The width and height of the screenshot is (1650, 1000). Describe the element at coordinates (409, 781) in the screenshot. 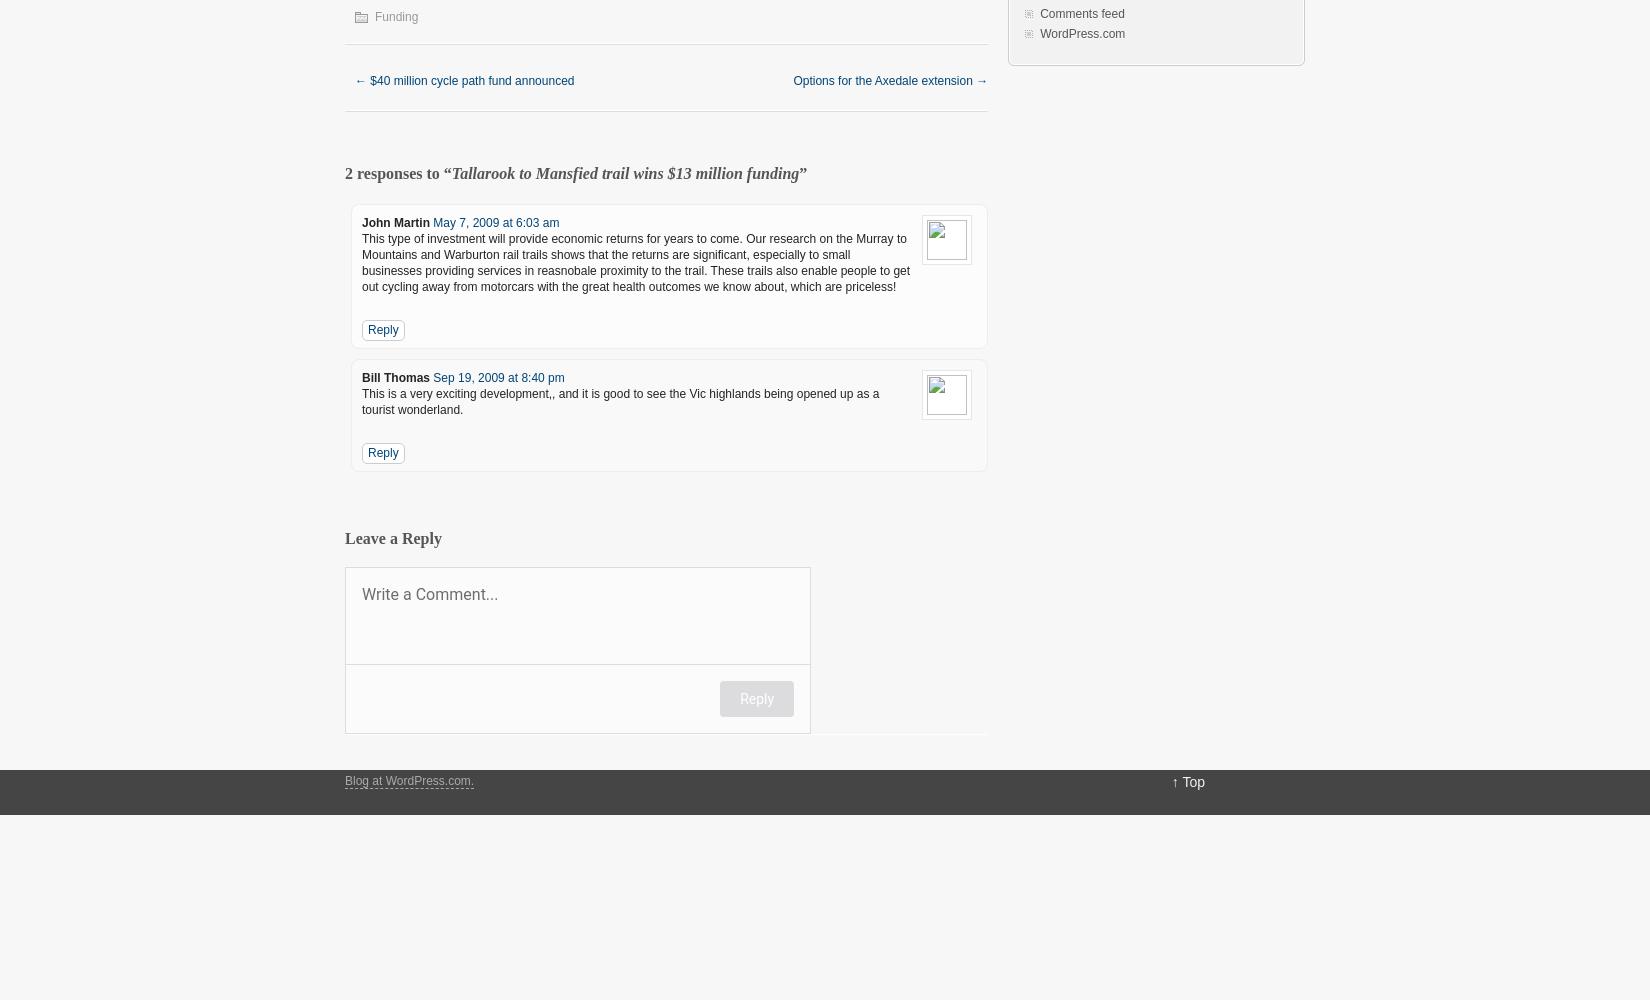

I see `'Blog at WordPress.com.'` at that location.